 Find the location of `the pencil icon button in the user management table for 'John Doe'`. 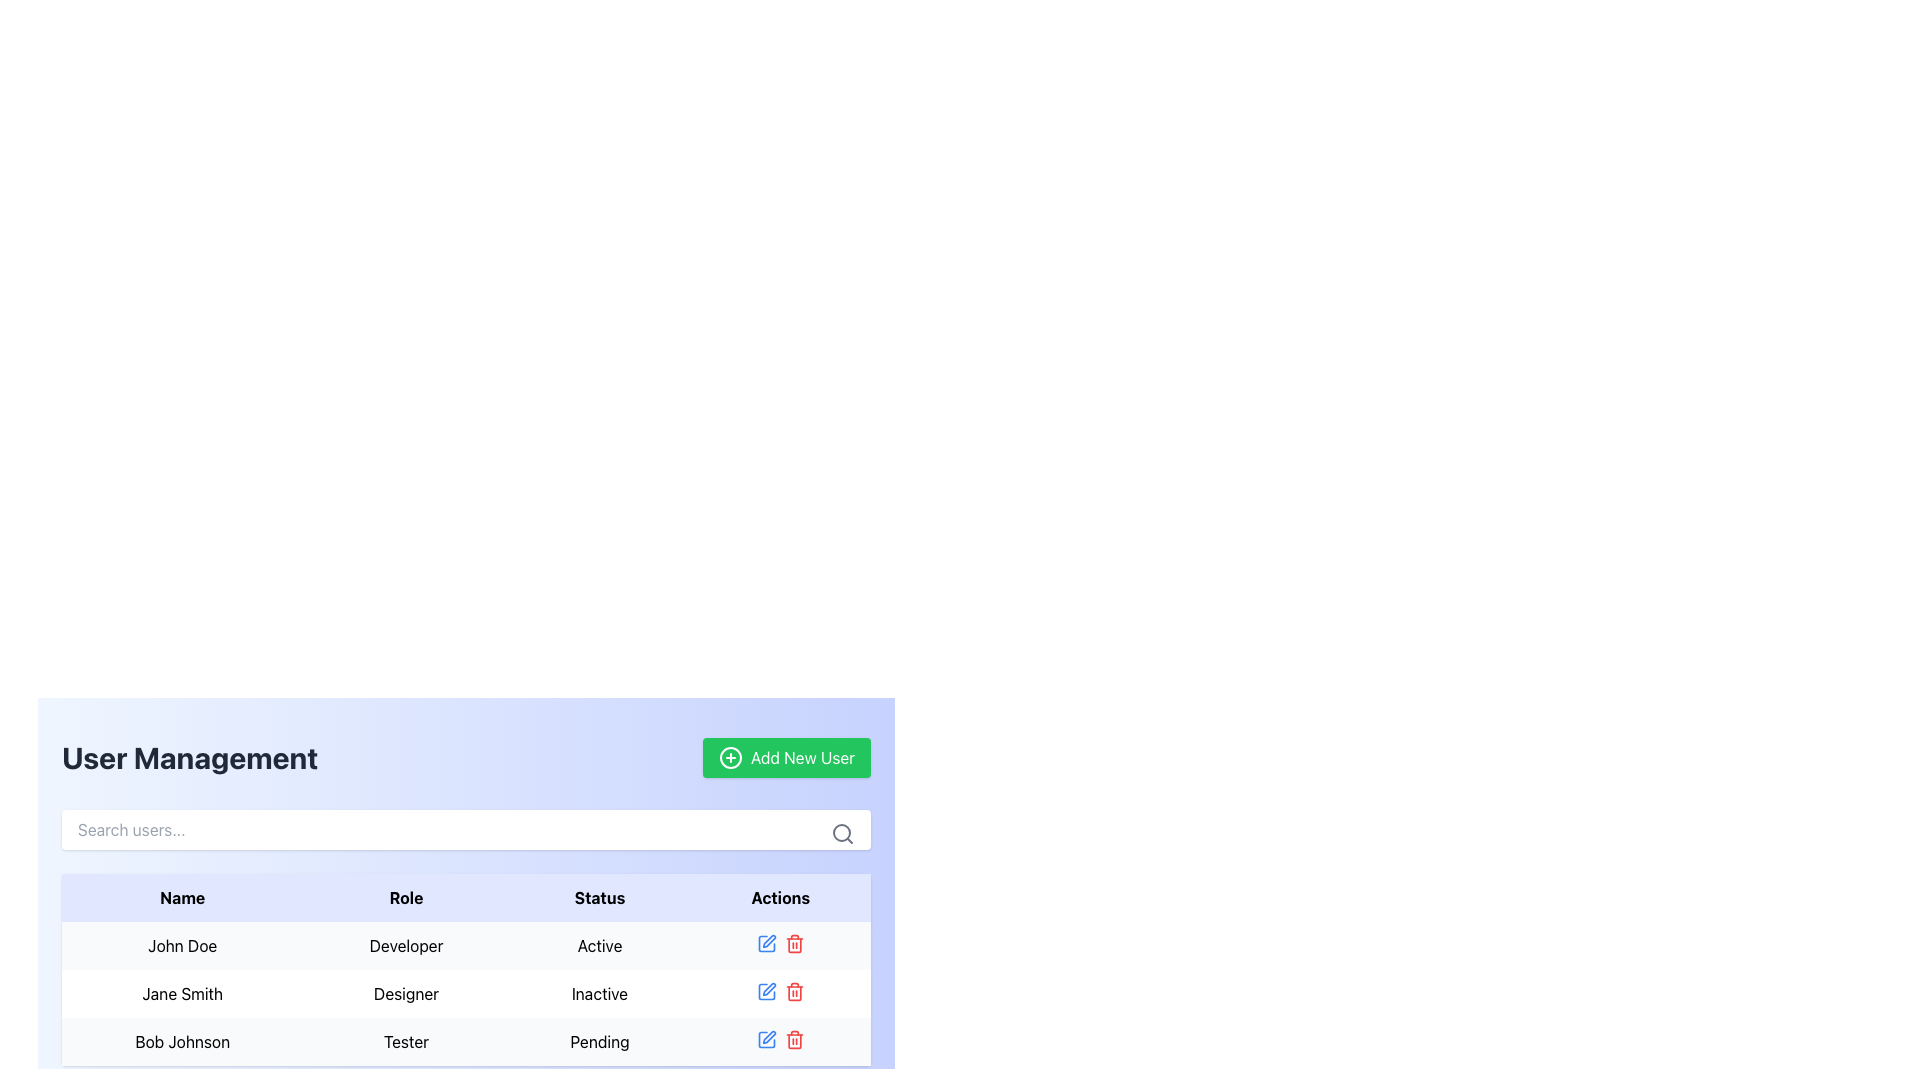

the pencil icon button in the user management table for 'John Doe' is located at coordinates (768, 941).